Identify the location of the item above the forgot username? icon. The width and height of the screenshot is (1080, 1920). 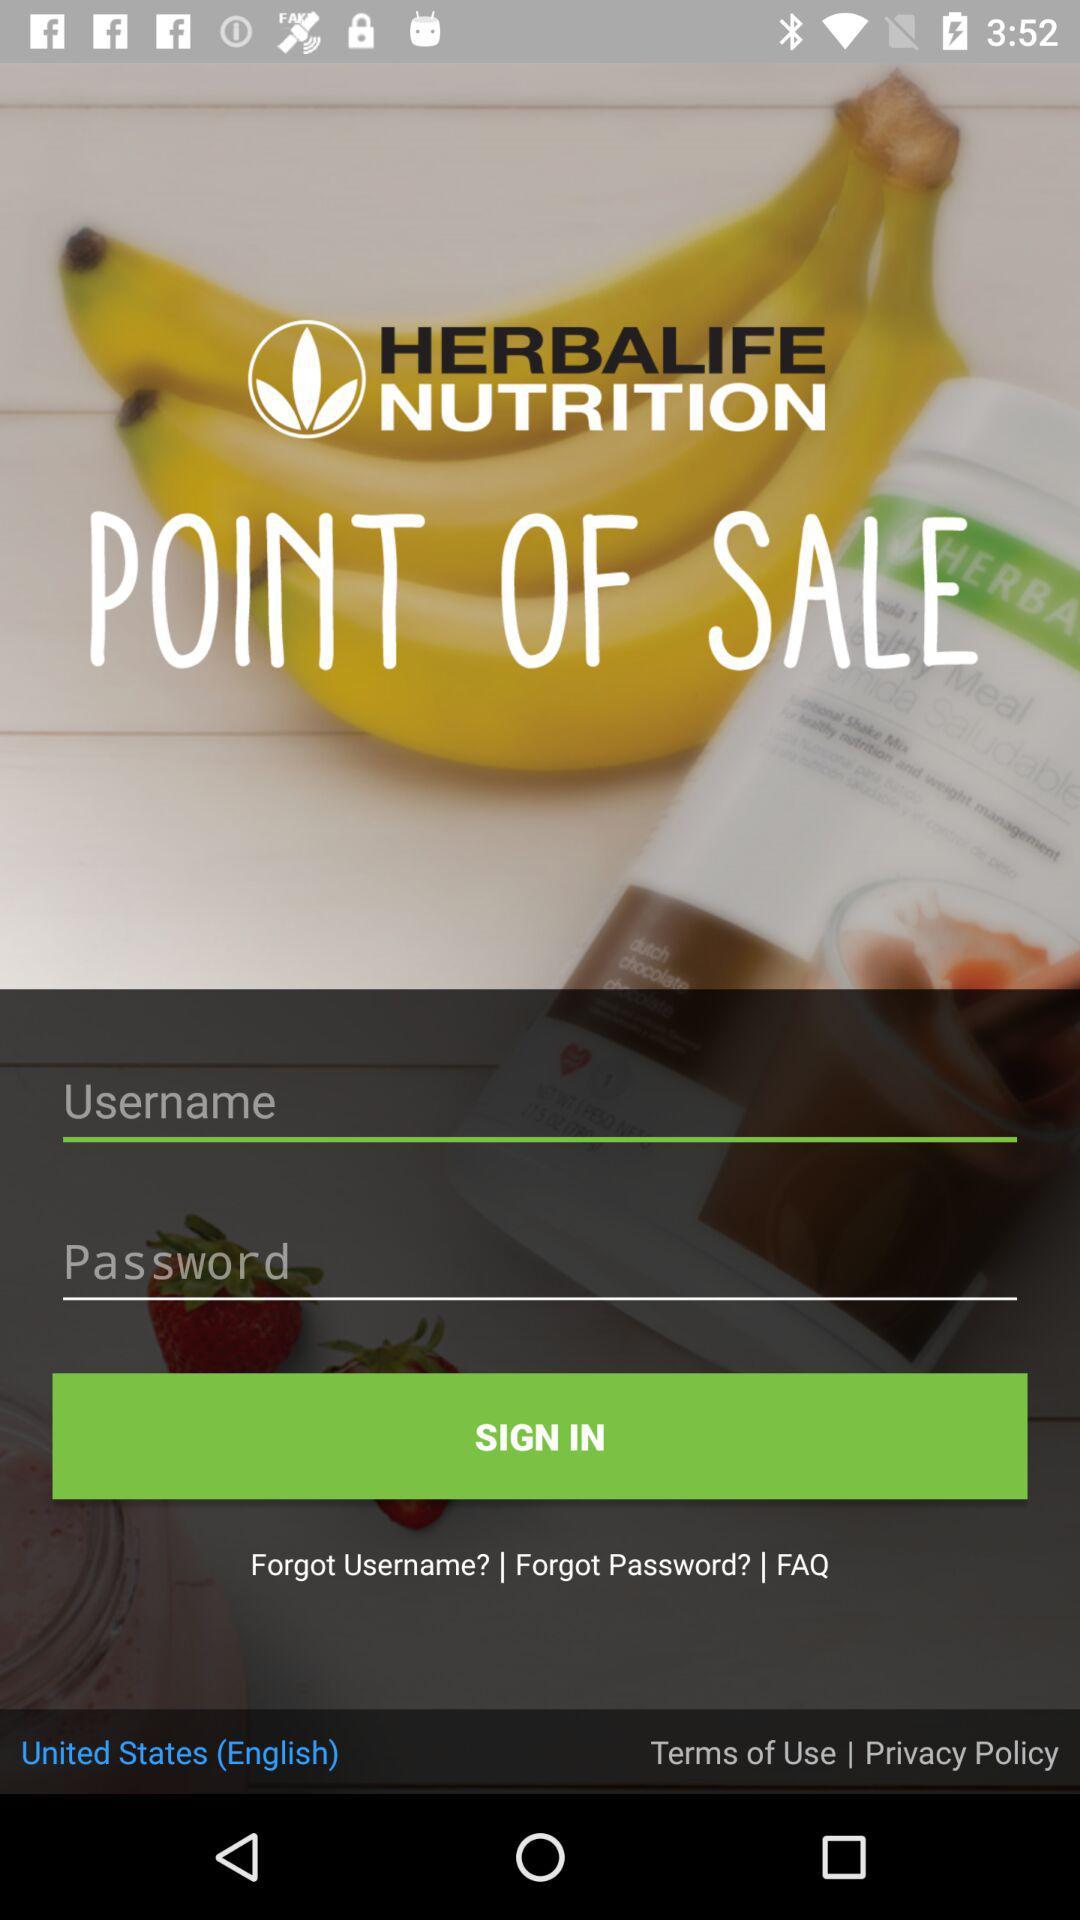
(540, 1435).